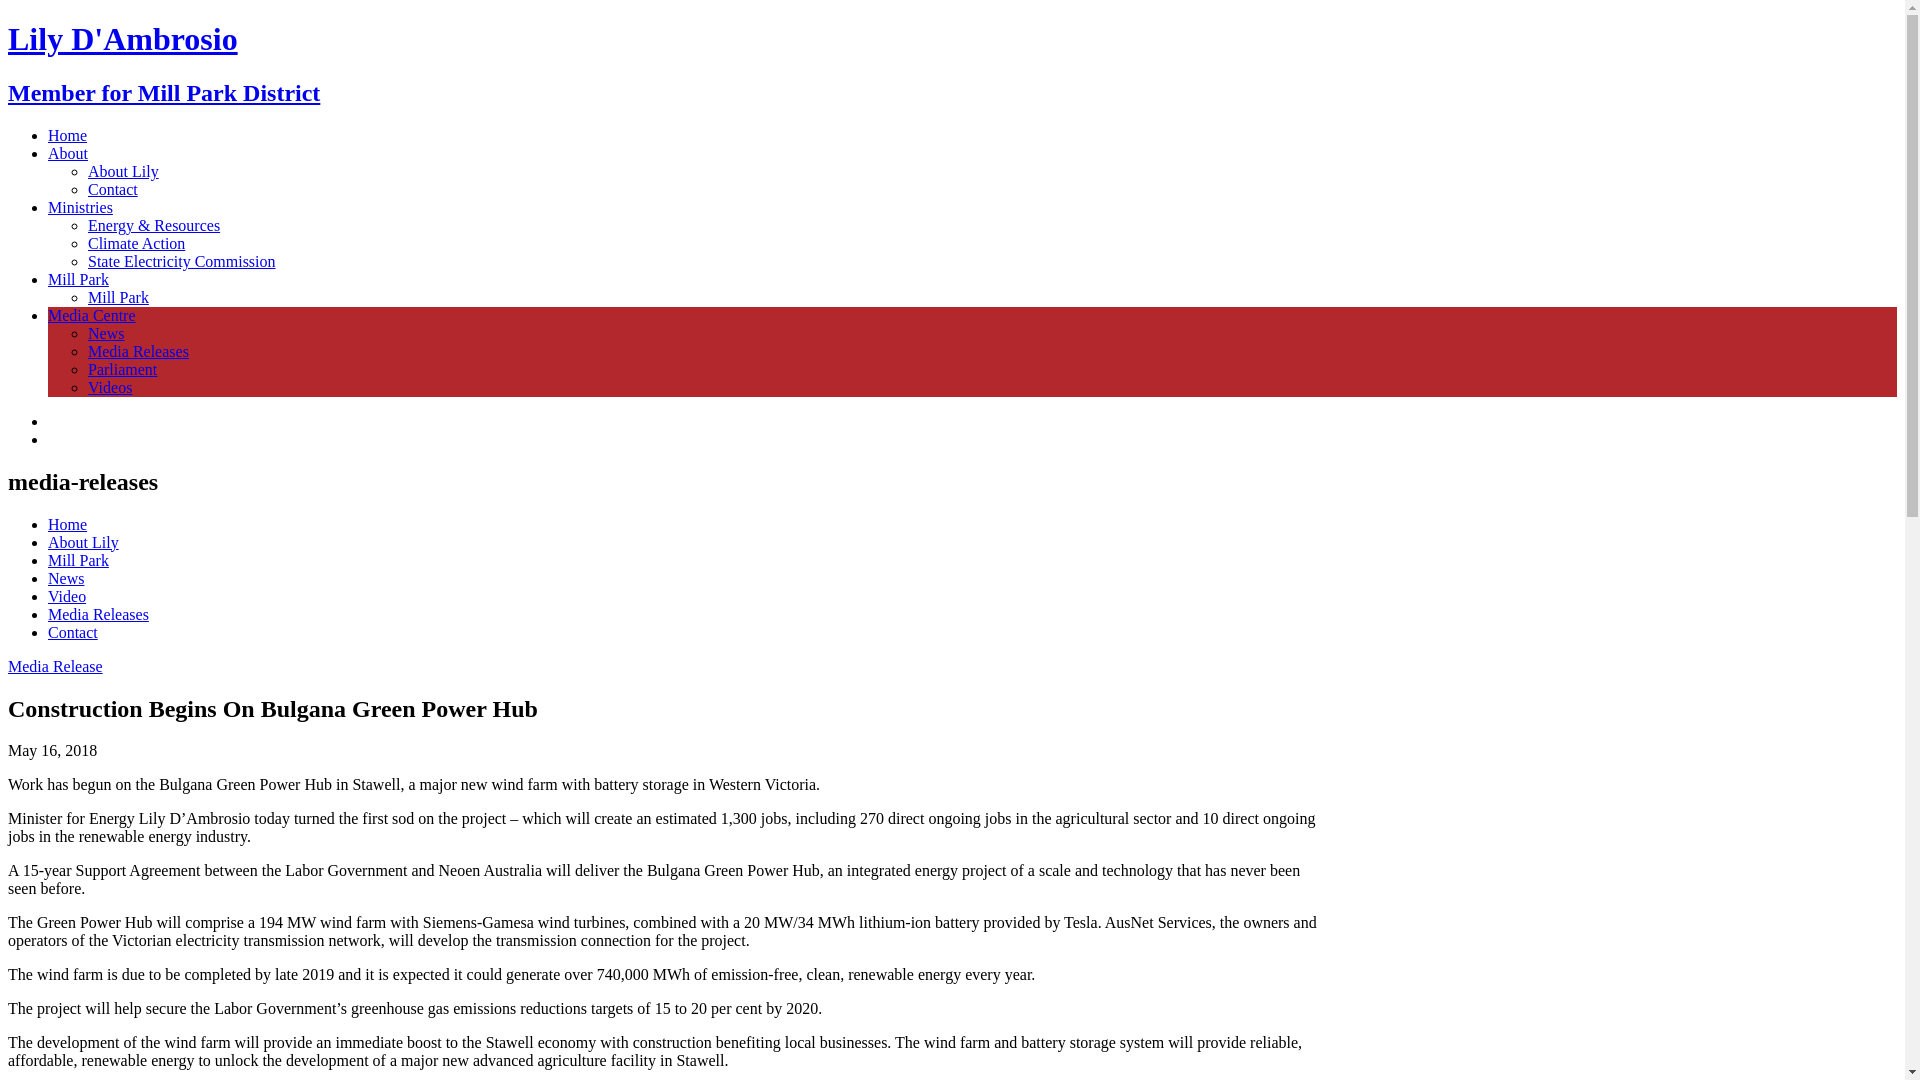 The width and height of the screenshot is (1920, 1080). I want to click on 'Media Releases', so click(97, 613).